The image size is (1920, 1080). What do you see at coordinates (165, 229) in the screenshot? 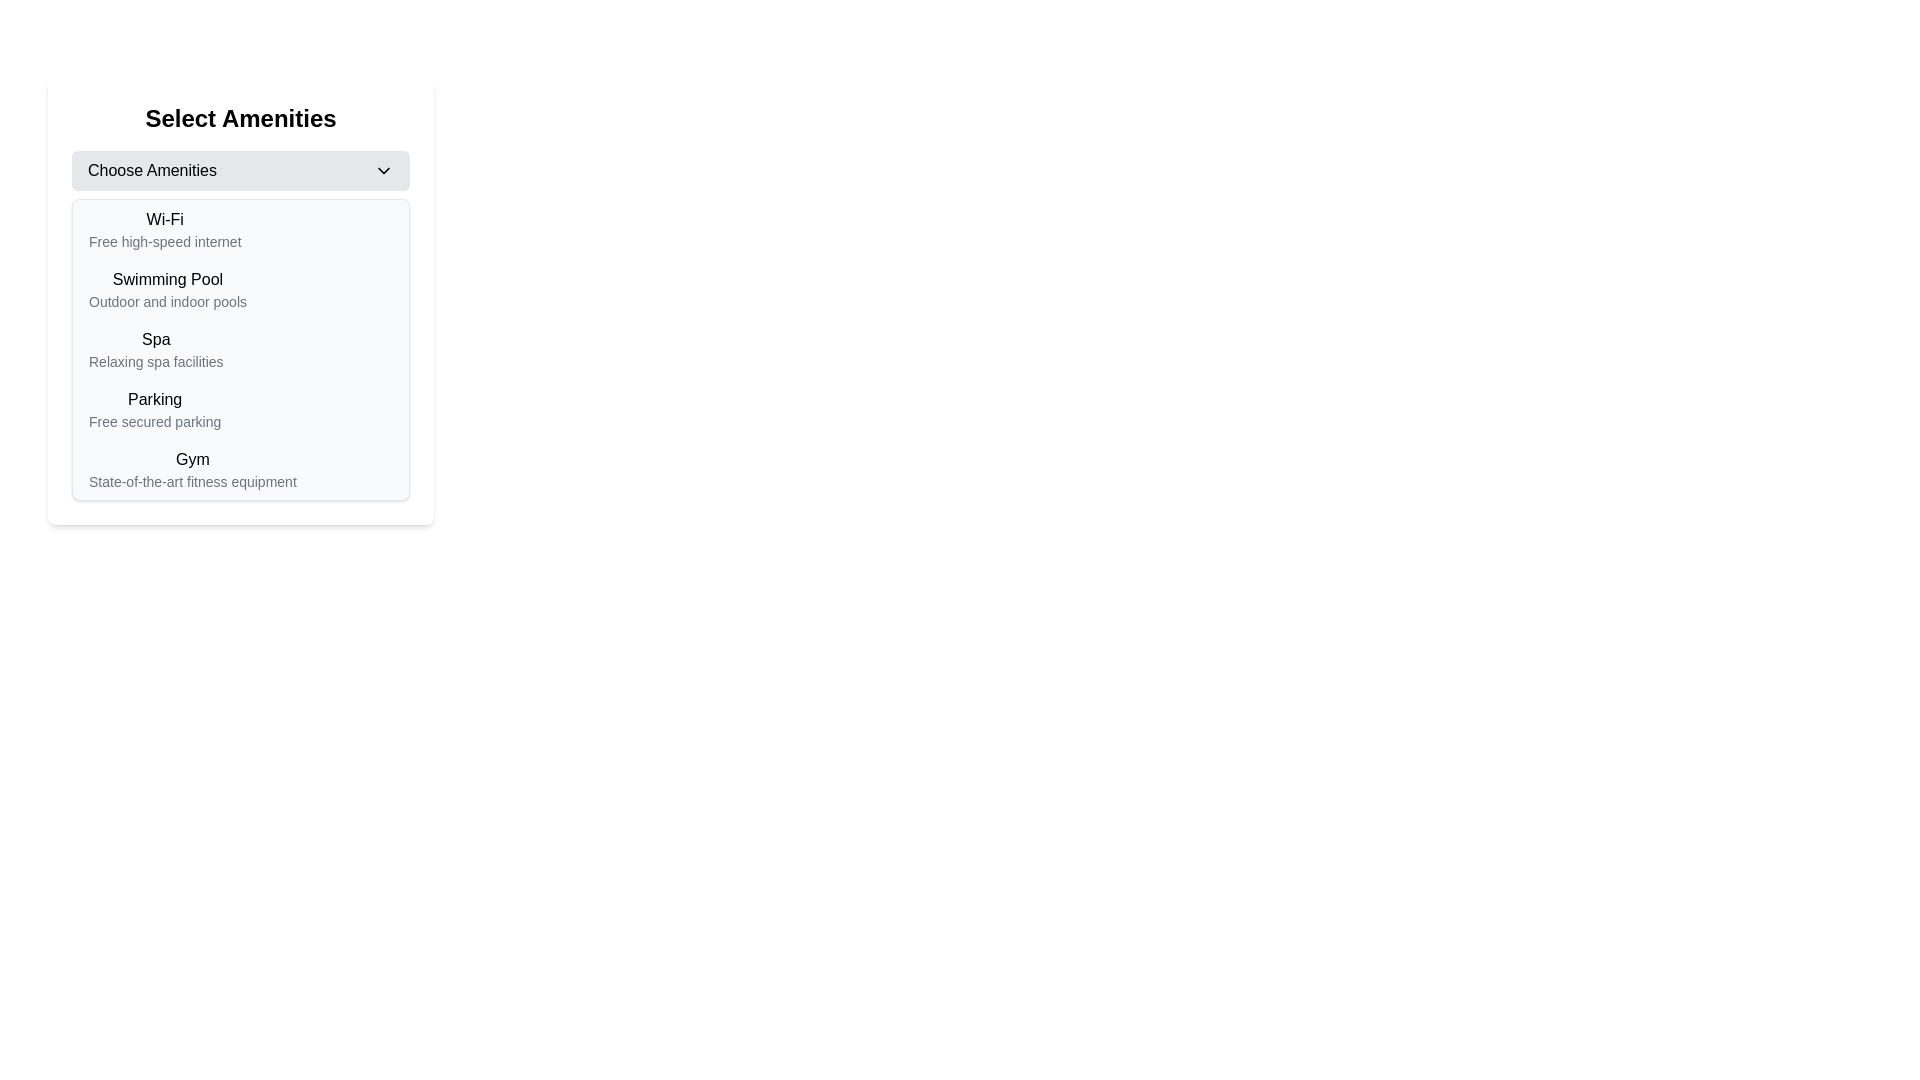
I see `the first text block in the 'Select Amenities' section that provides details about Wi-Fi accessibility and its free high-speed internet offering` at bounding box center [165, 229].